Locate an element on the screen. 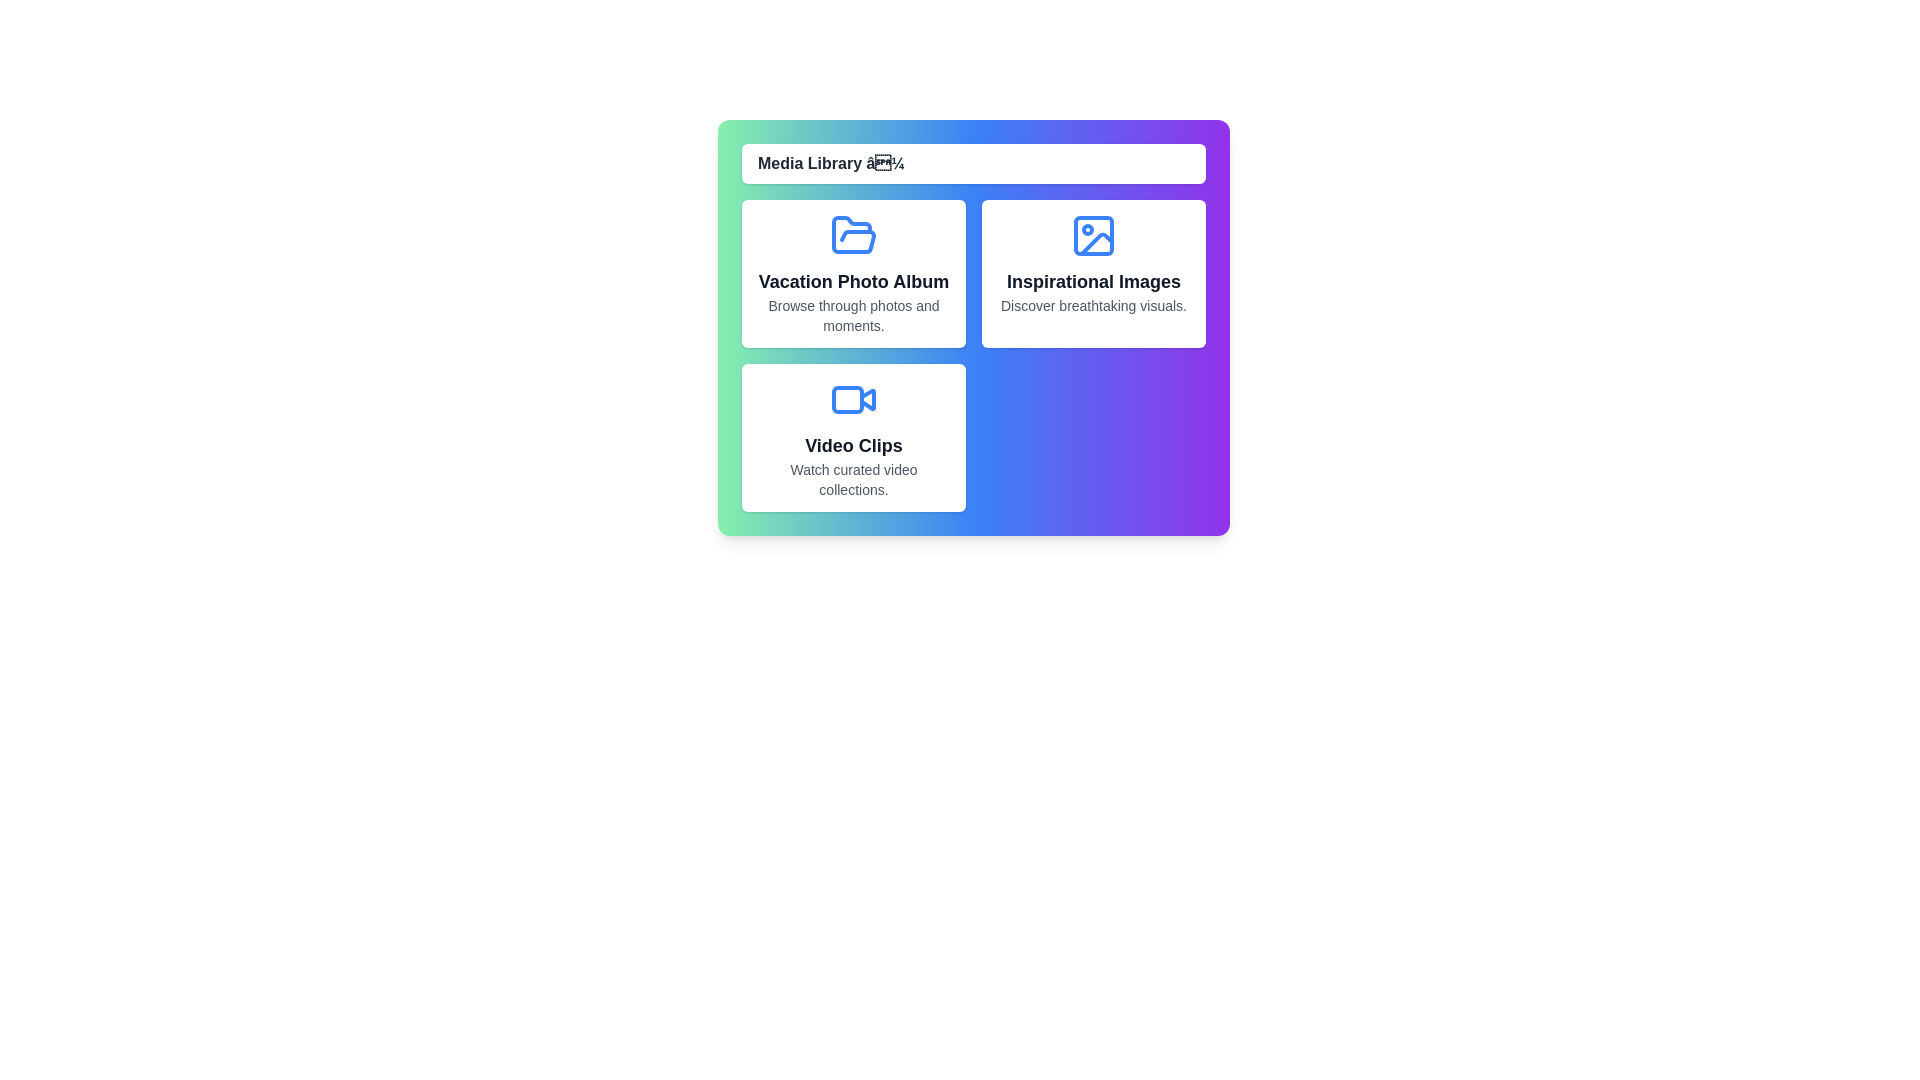  the media item Video Clips to focus on it is located at coordinates (854, 437).